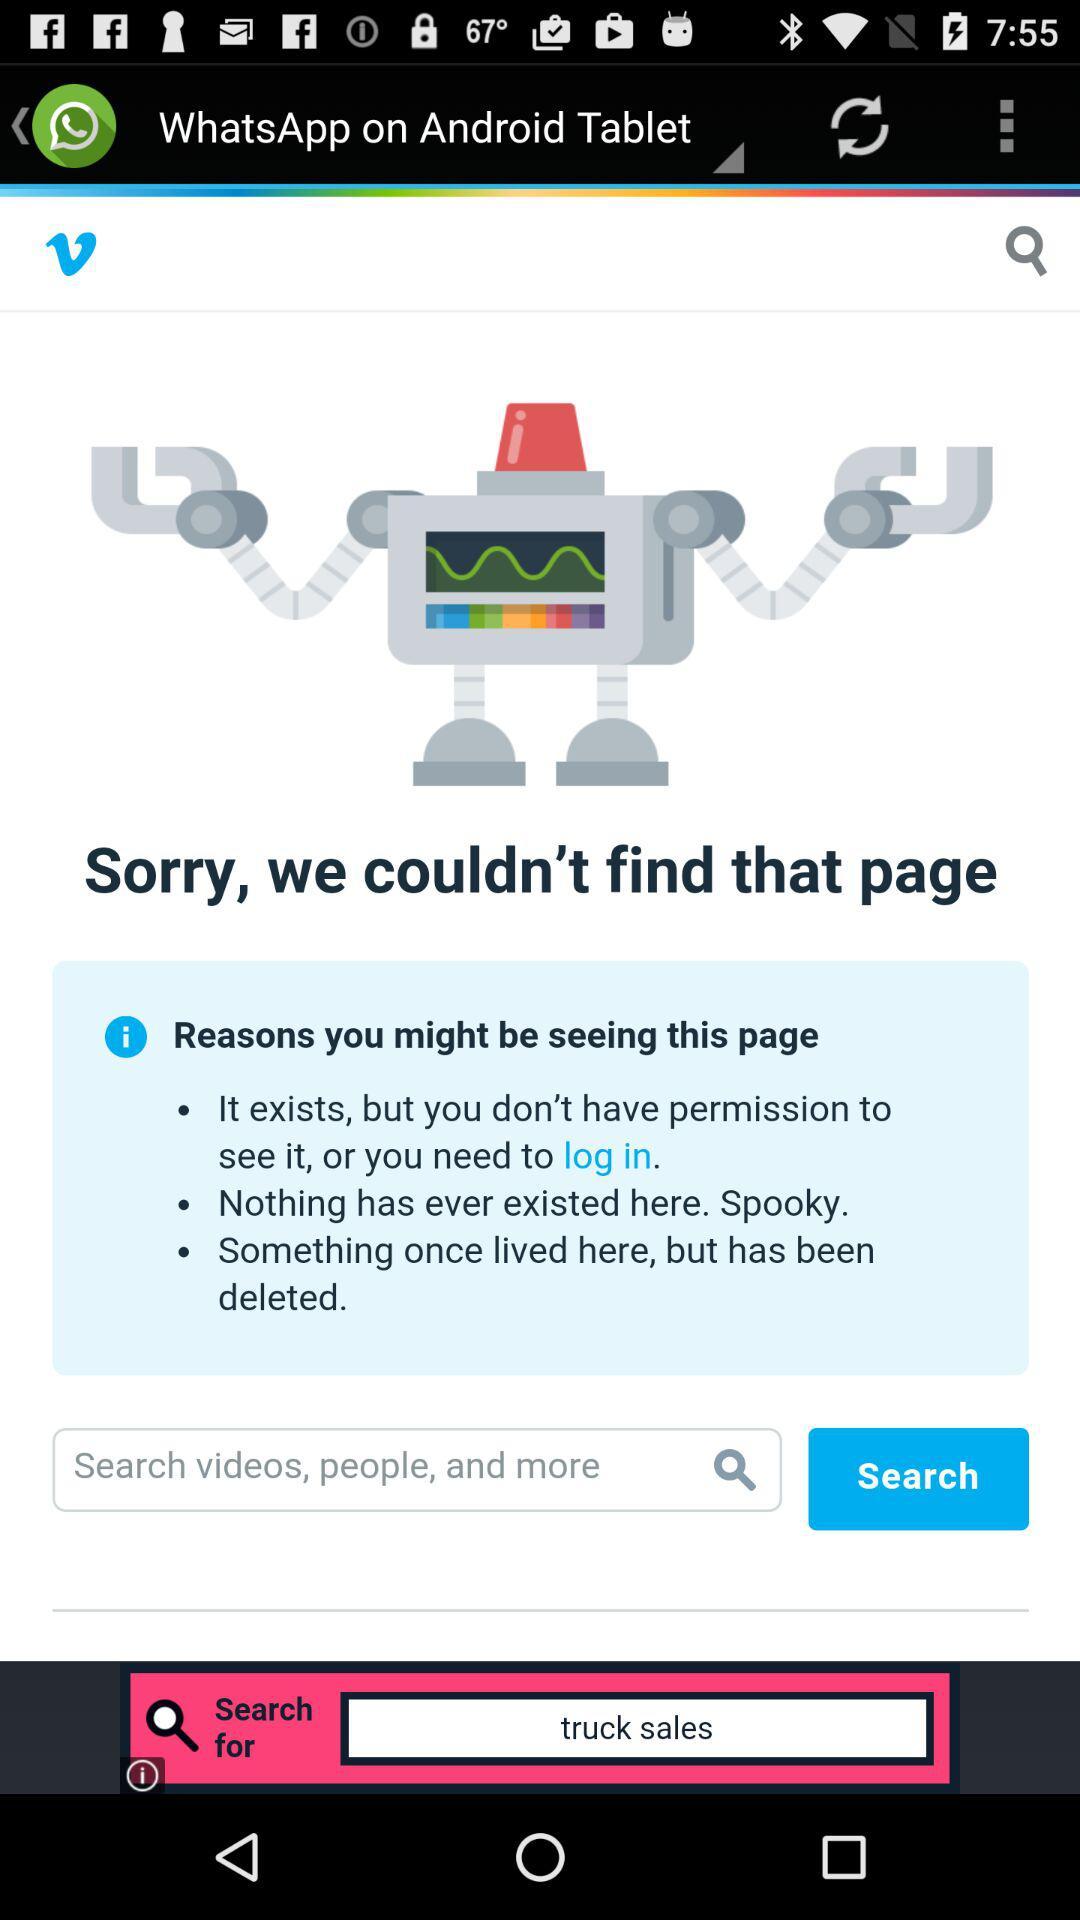 The width and height of the screenshot is (1080, 1920). I want to click on selact screen, so click(540, 924).